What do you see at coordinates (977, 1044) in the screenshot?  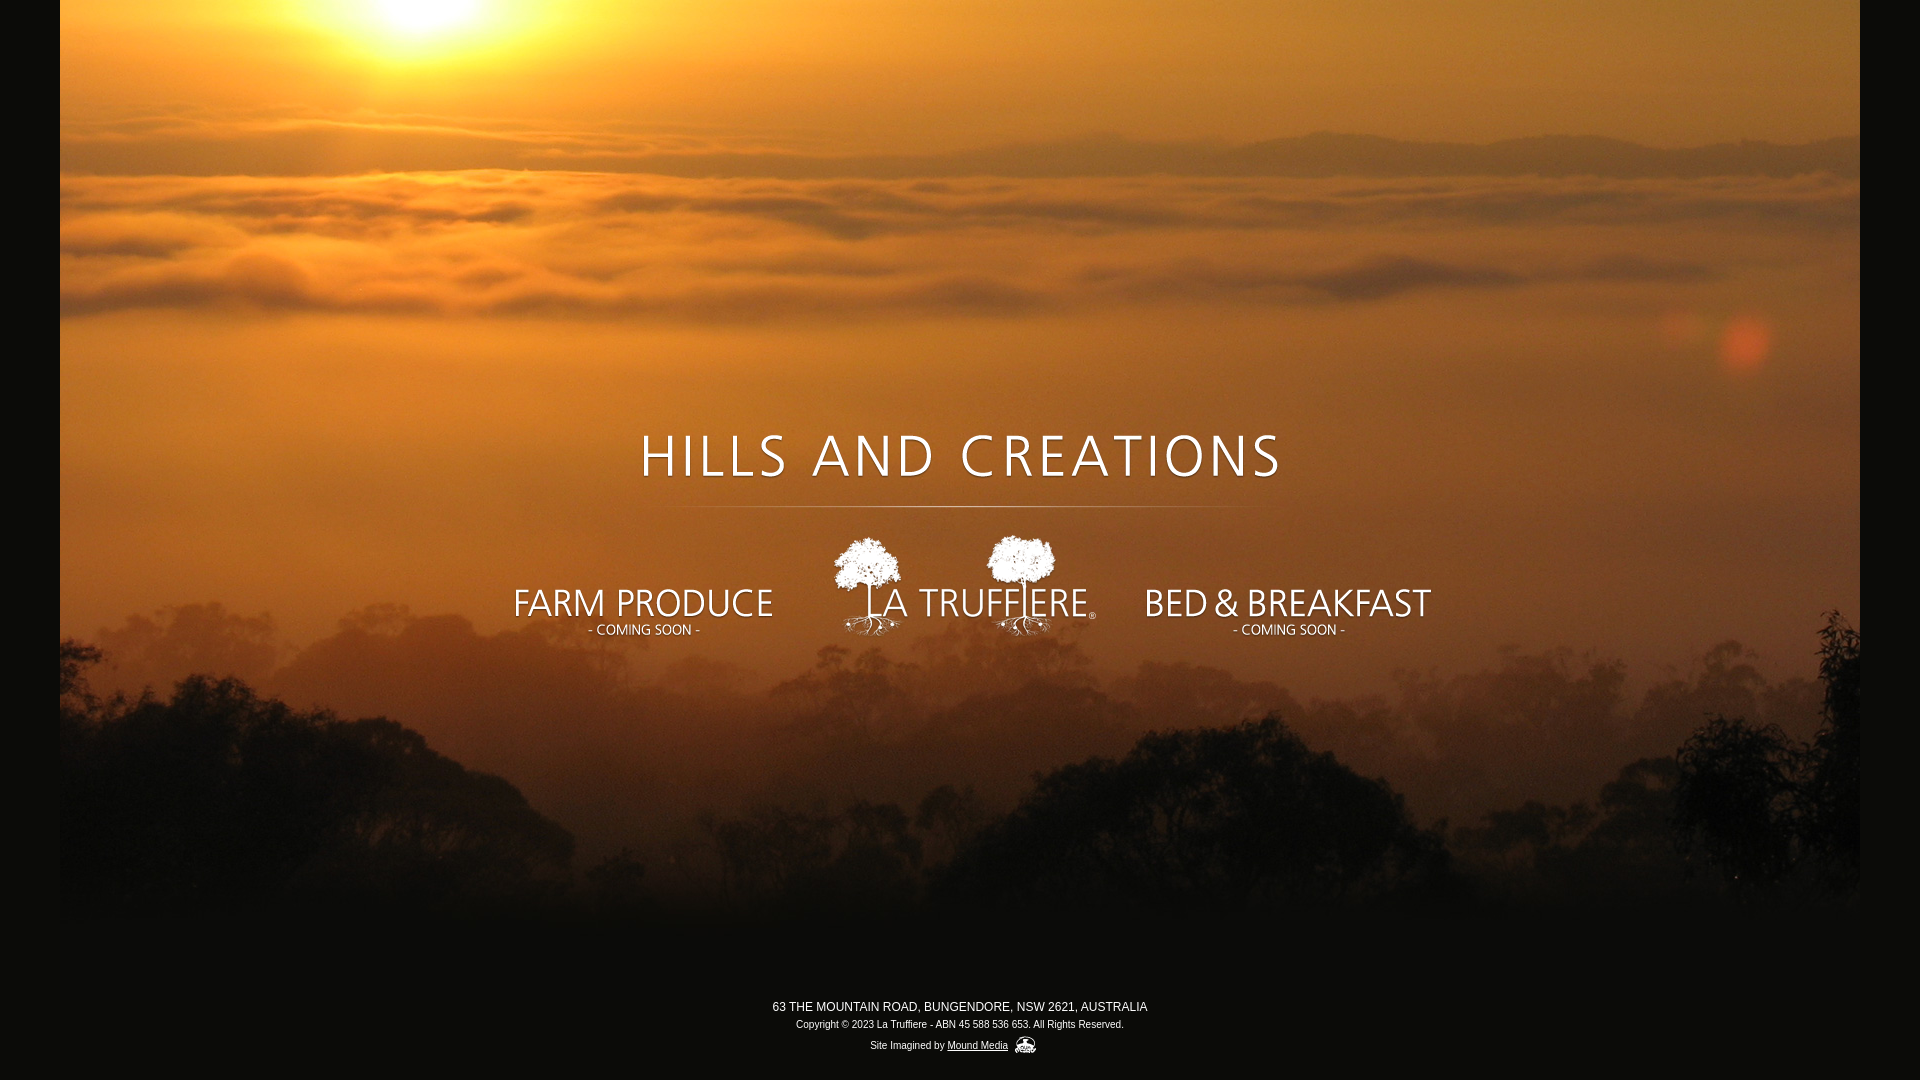 I see `'Mound Media'` at bounding box center [977, 1044].